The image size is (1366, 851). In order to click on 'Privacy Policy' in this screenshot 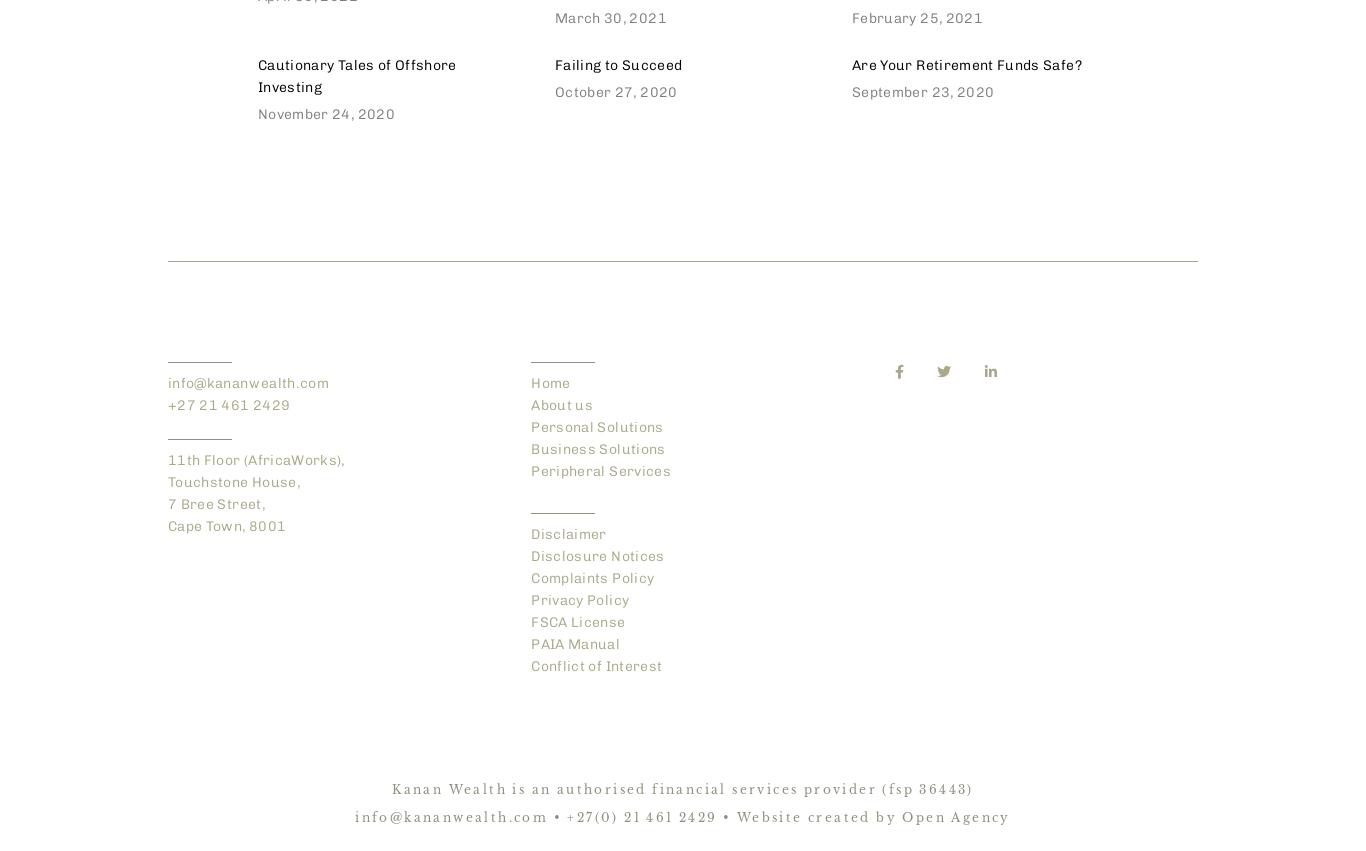, I will do `click(579, 600)`.